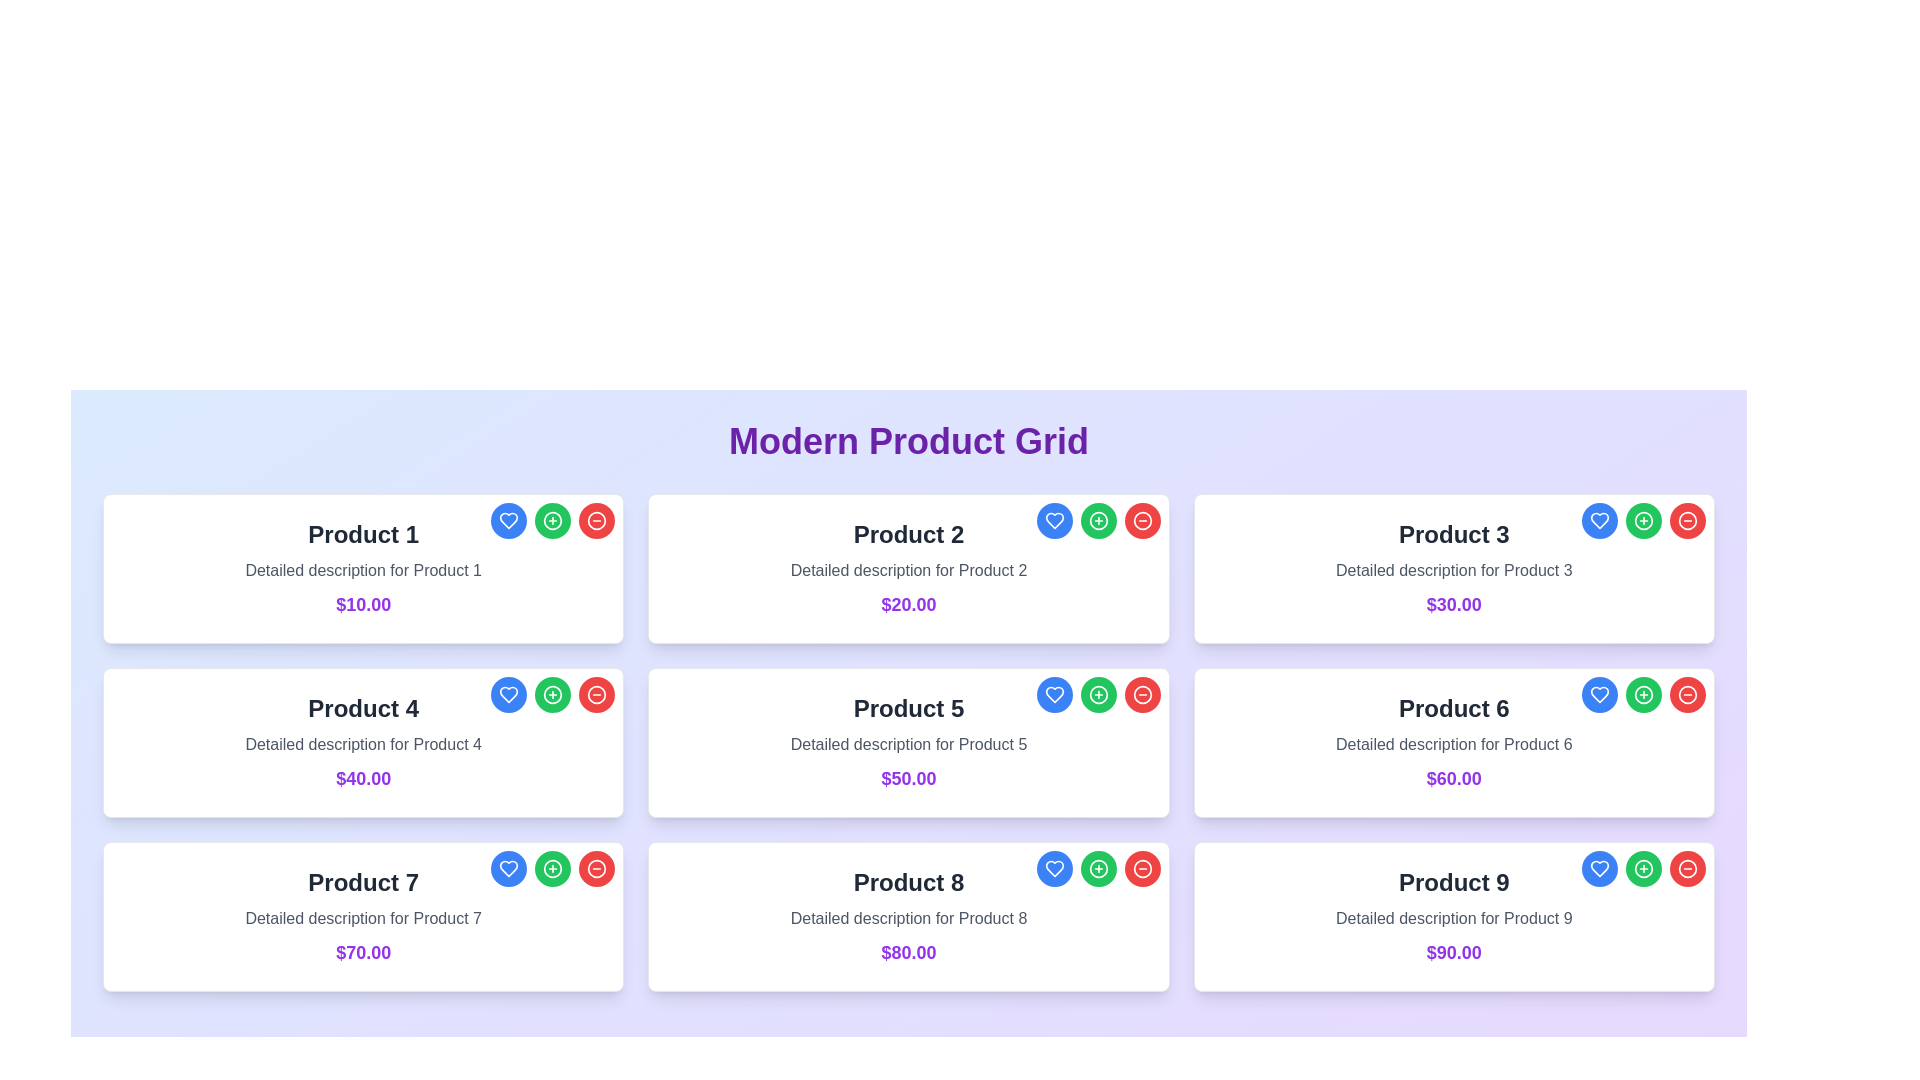 This screenshot has height=1080, width=1920. Describe the element at coordinates (1053, 693) in the screenshot. I see `the circular blue button with a white heart icon at the top-right corner of 'Product 5' to mark the product as a favorite` at that location.